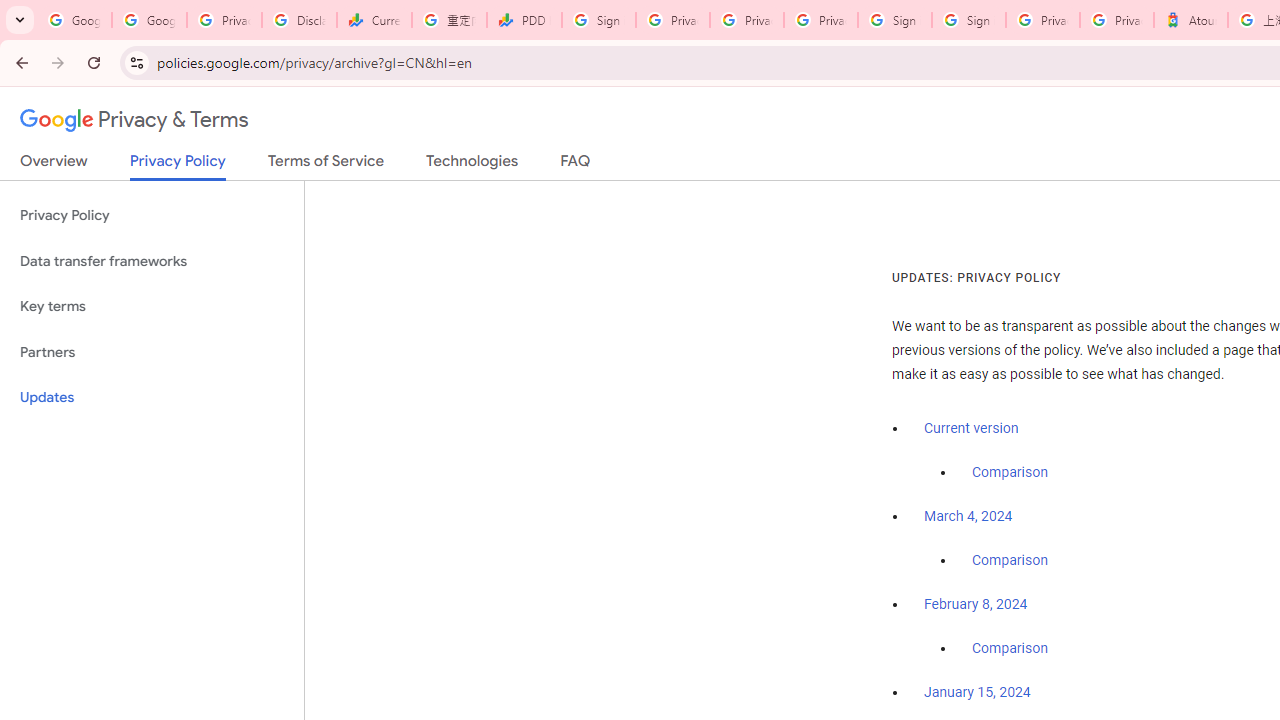  I want to click on 'Key terms', so click(151, 306).